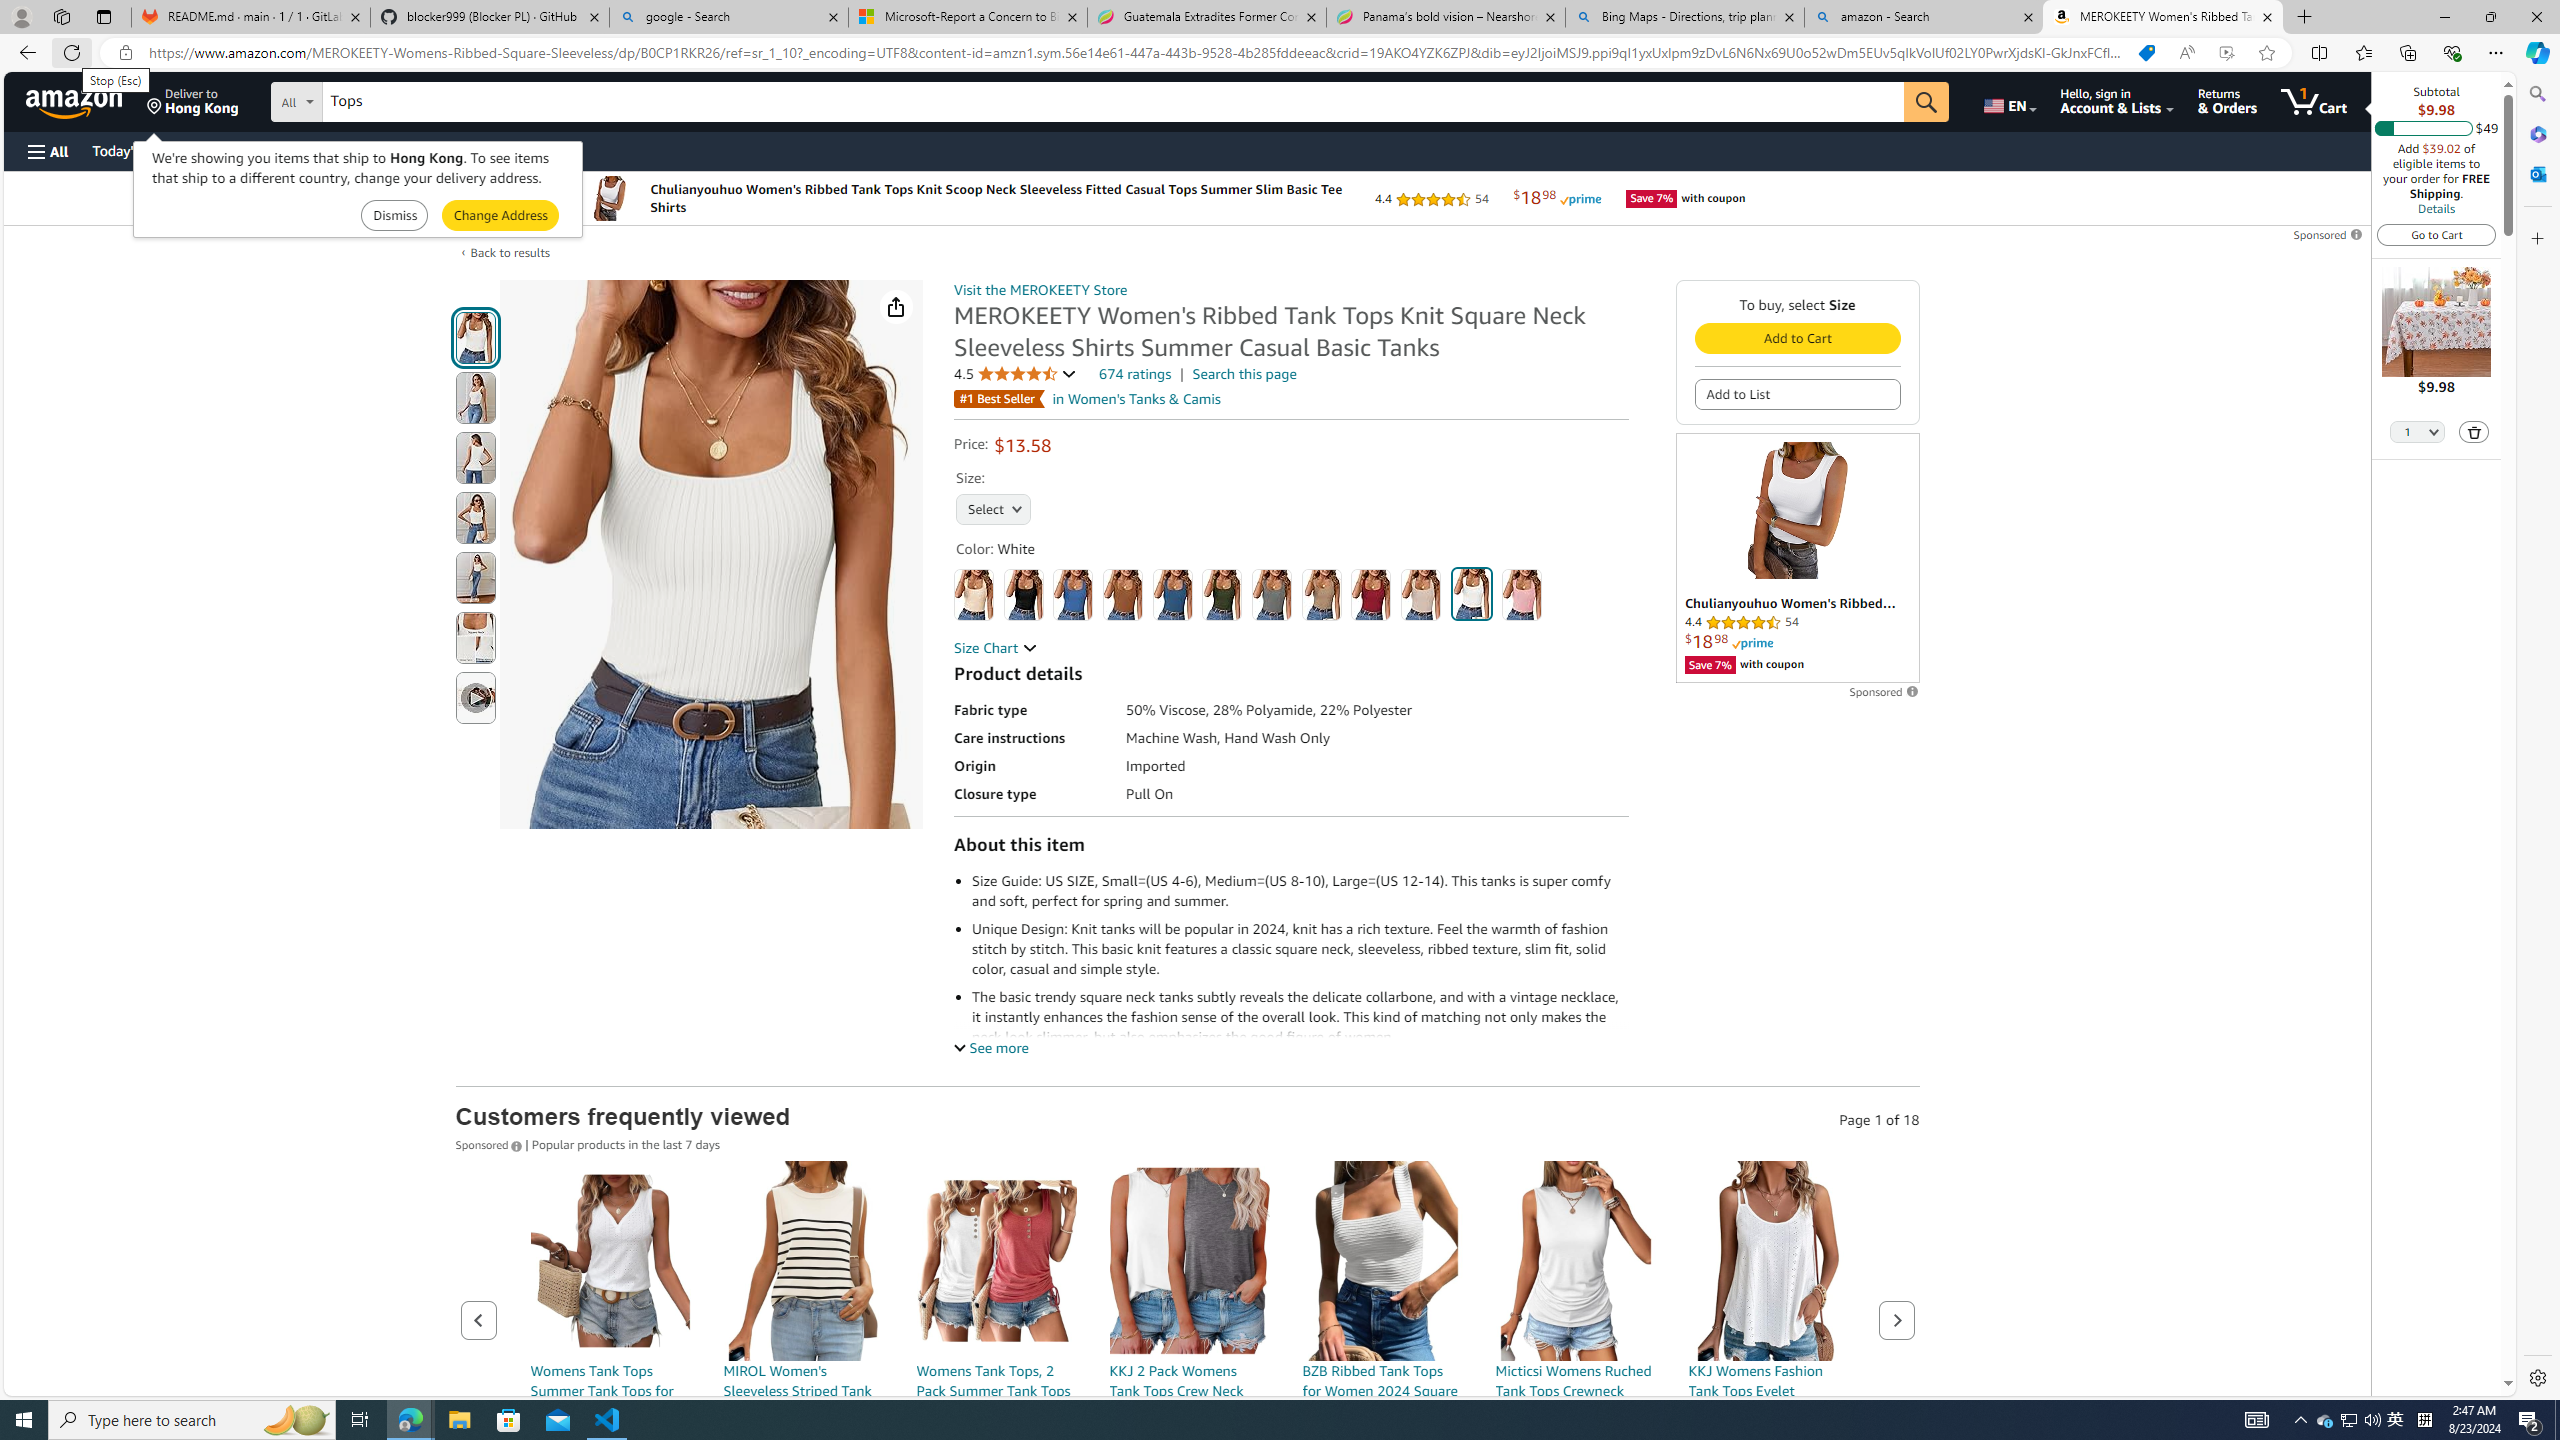 This screenshot has width=2560, height=1440. I want to click on 'Delete', so click(2474, 430).